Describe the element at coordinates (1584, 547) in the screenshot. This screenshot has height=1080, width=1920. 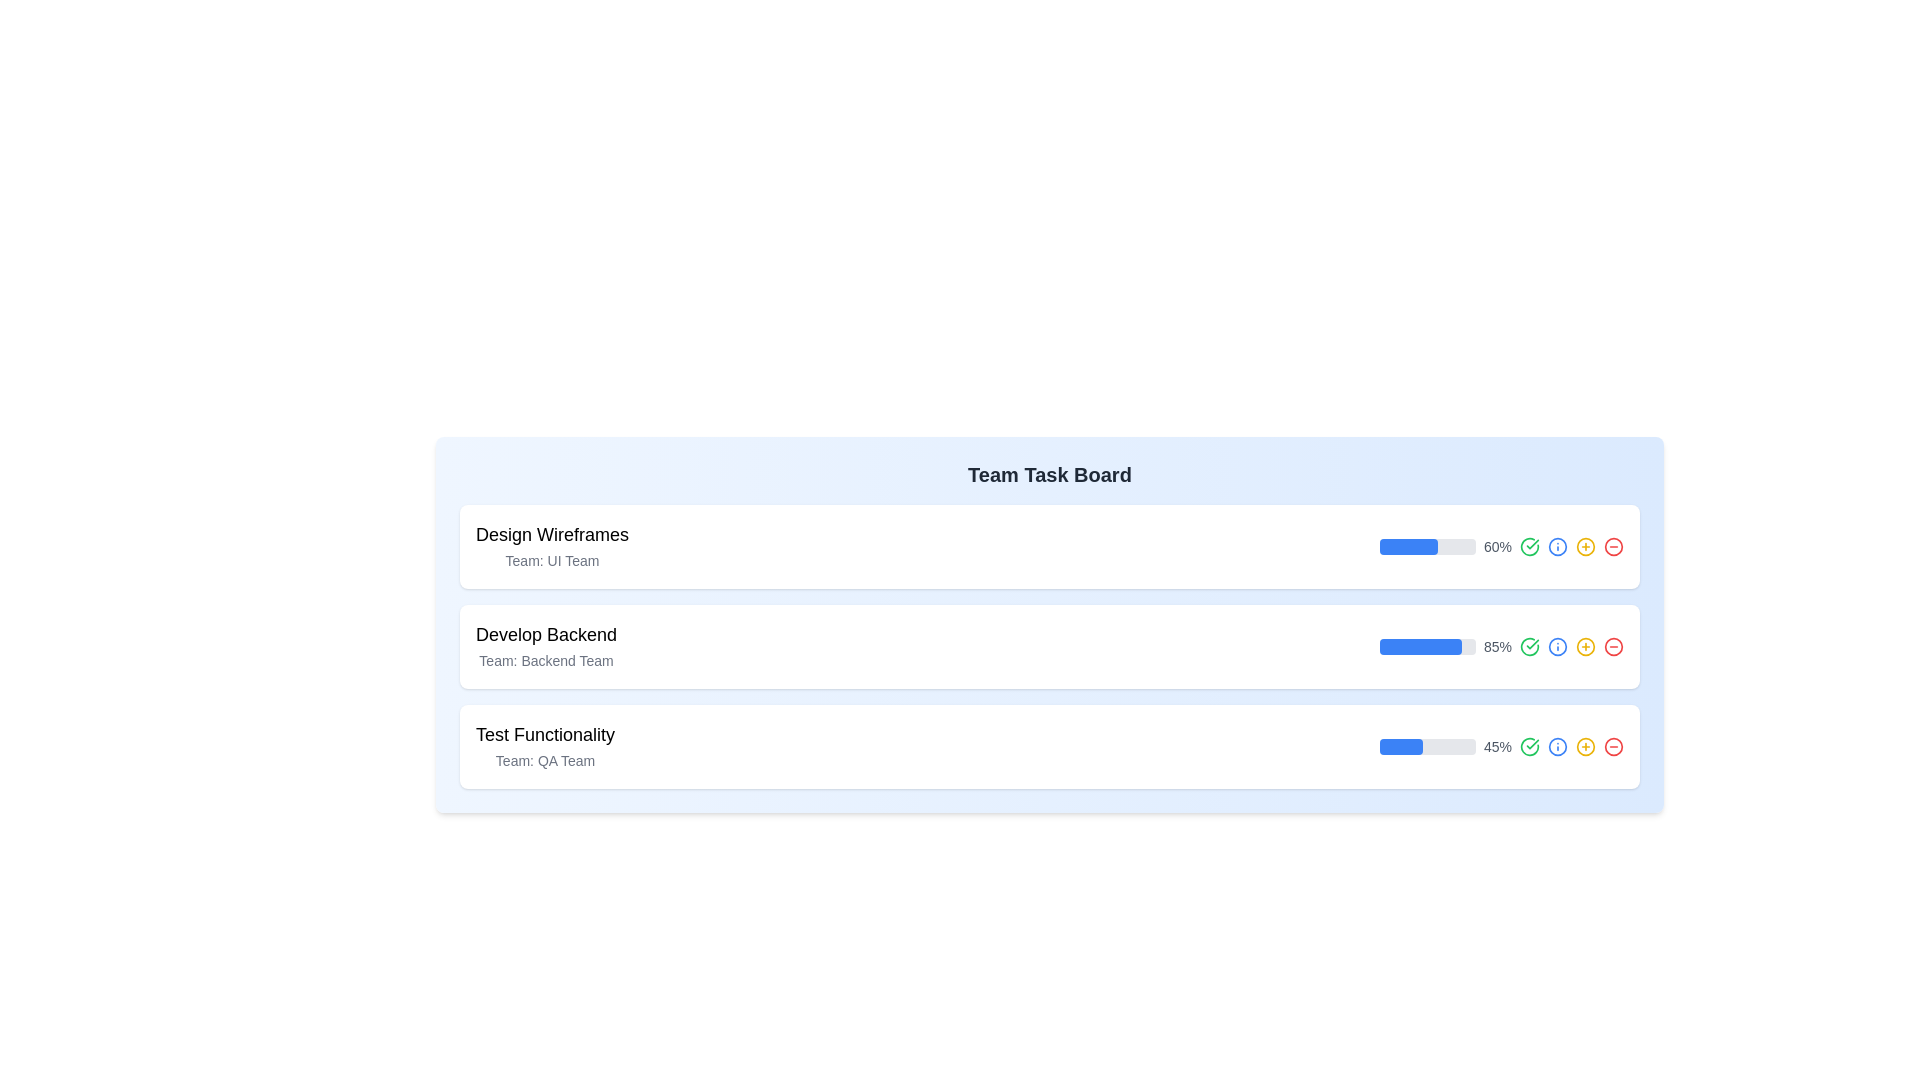
I see `the circular interactive icon in the task management UI, which is located at the end of a task row within a board-like interface` at that location.